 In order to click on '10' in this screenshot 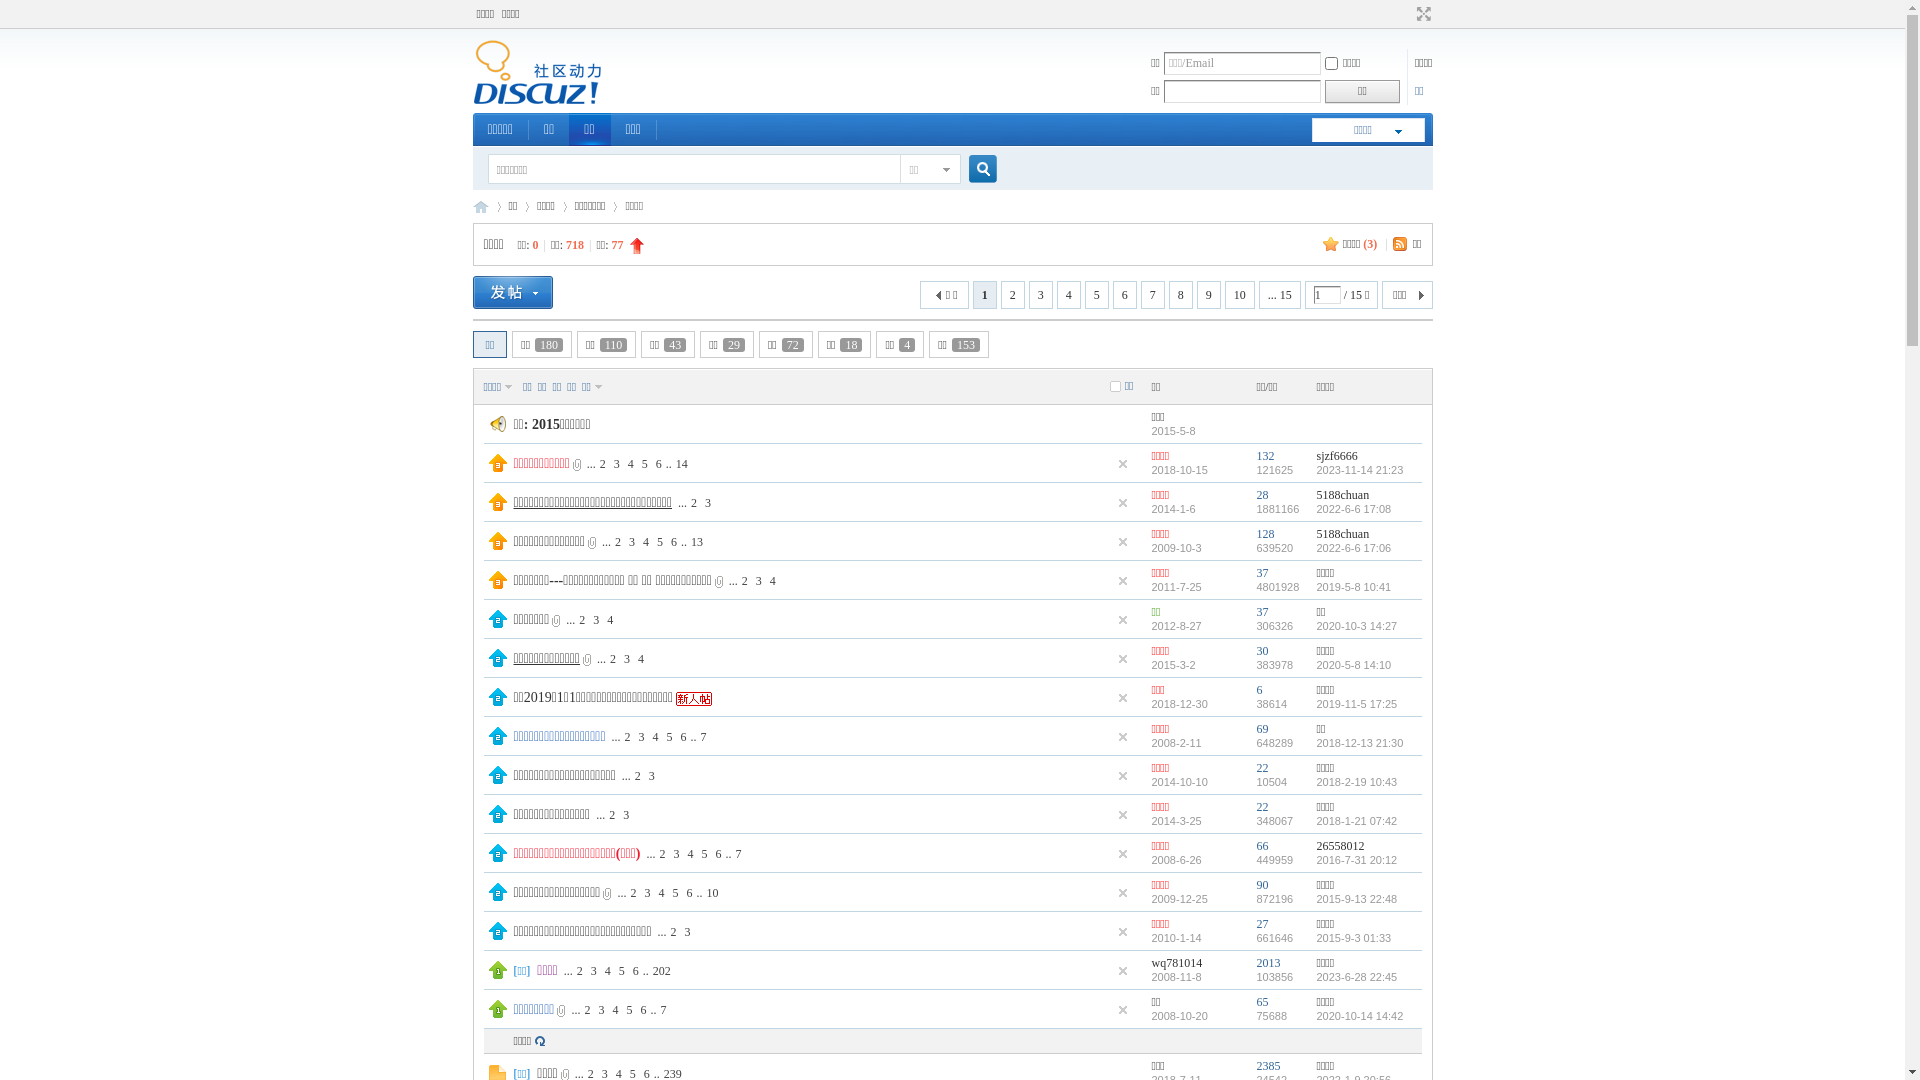, I will do `click(701, 892)`.